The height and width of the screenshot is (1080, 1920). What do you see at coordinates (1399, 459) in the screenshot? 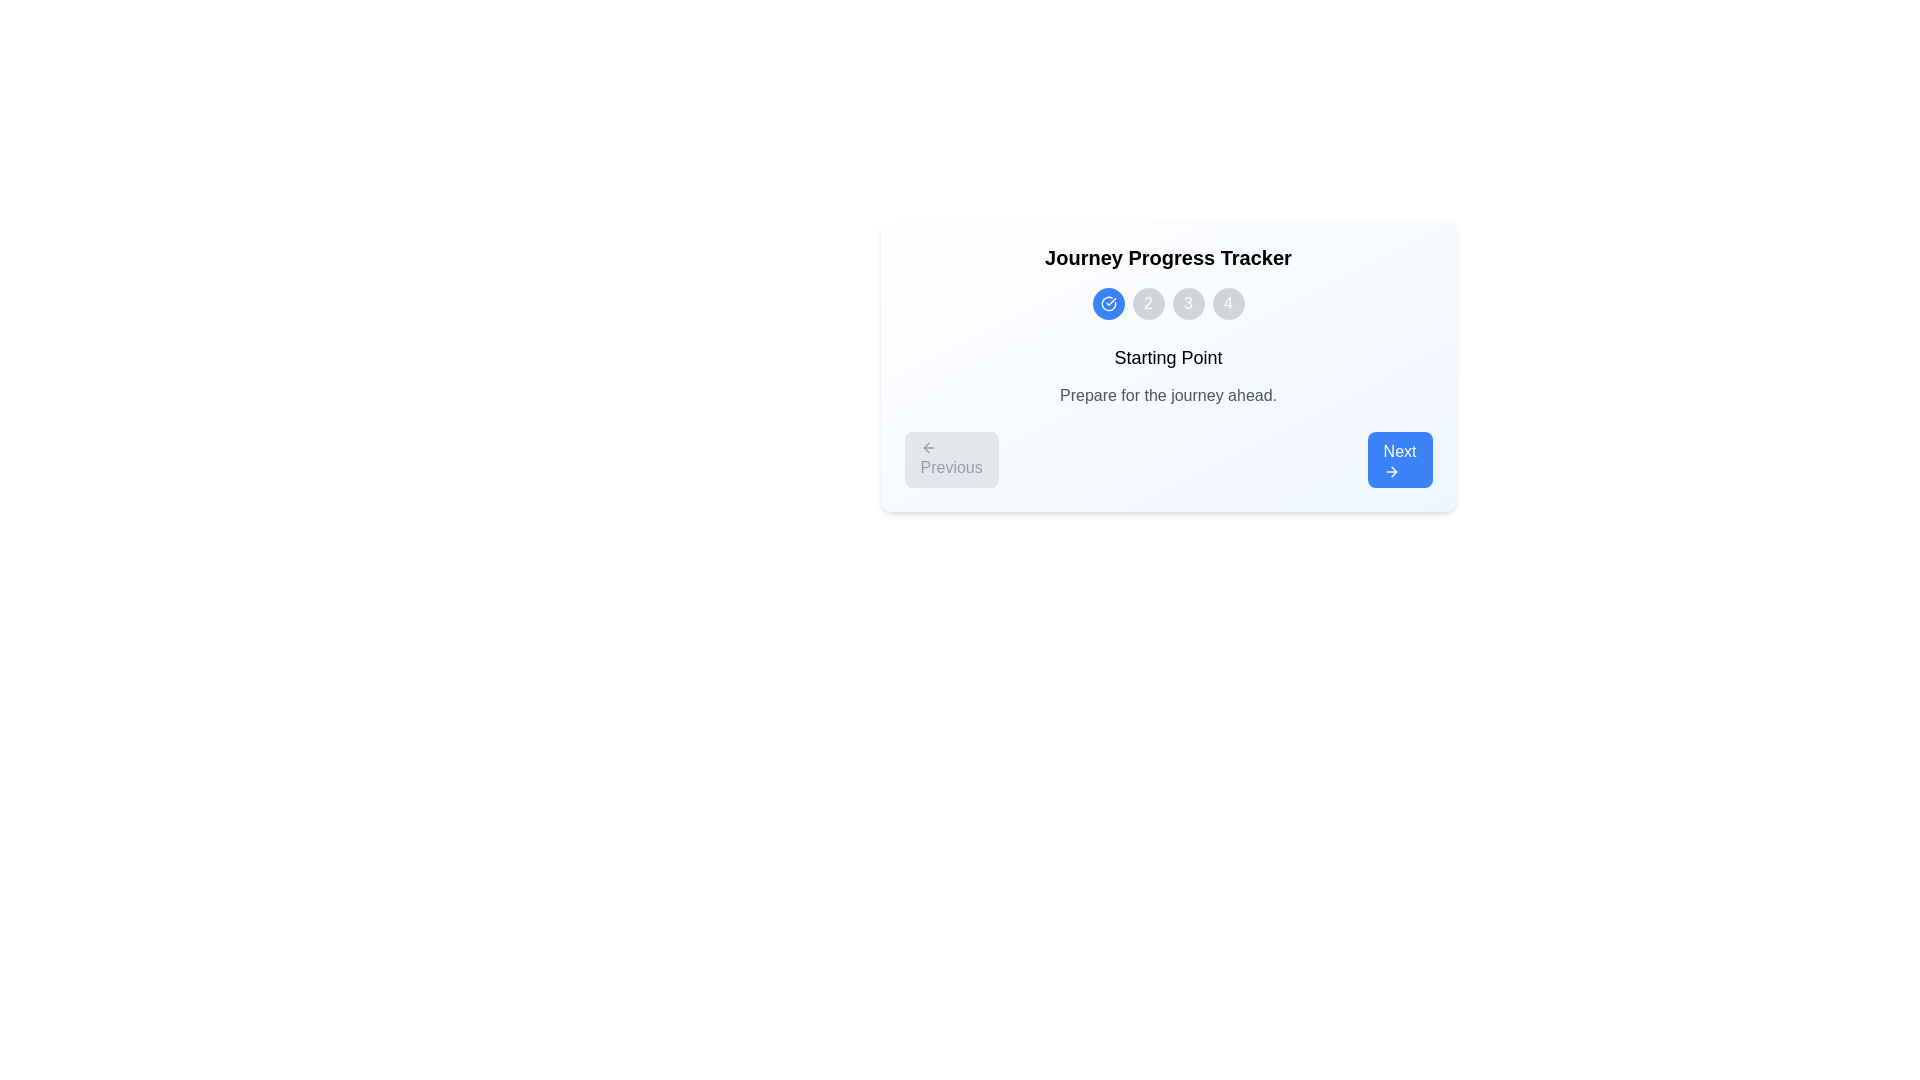
I see `the 'Next' button located at the far right of the card-like interface` at bounding box center [1399, 459].